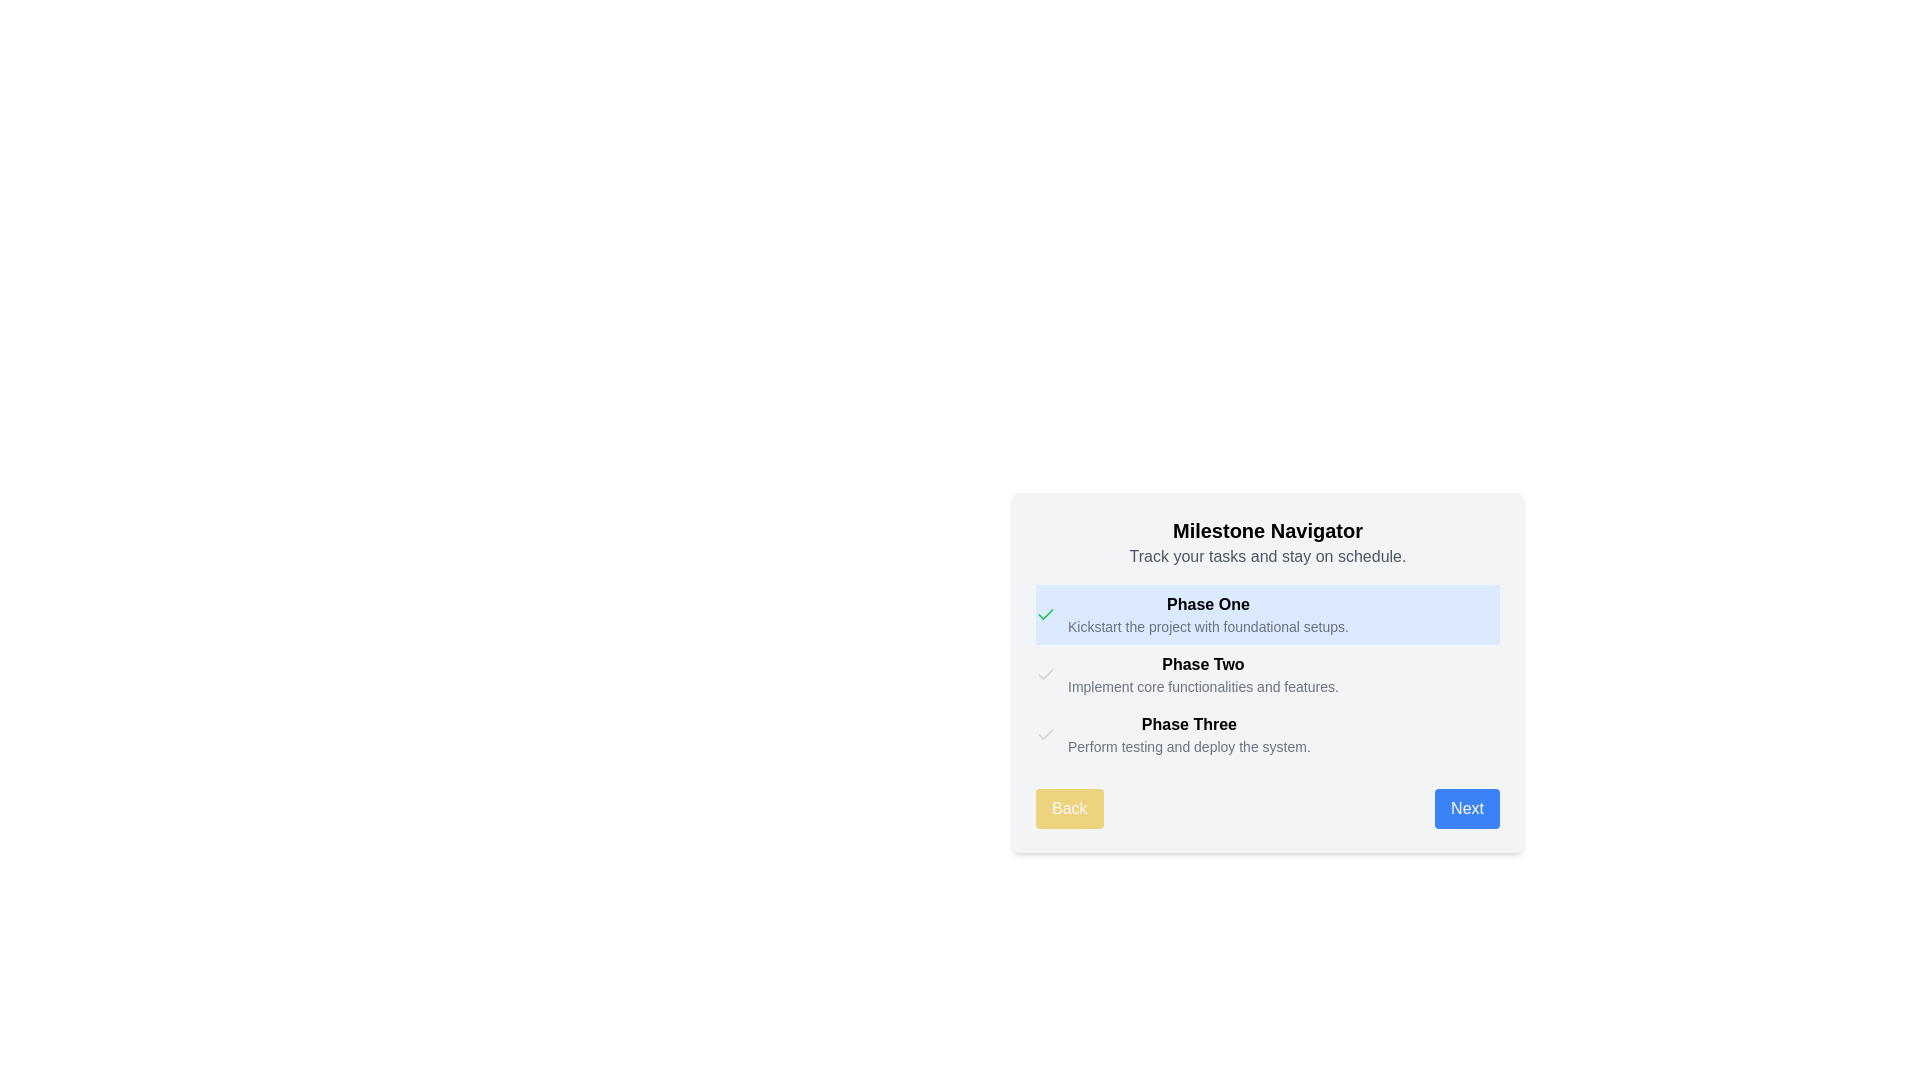  Describe the element at coordinates (1045, 675) in the screenshot. I see `the checkmark icon located next to the text 'Phase Two' in the project phases list` at that location.